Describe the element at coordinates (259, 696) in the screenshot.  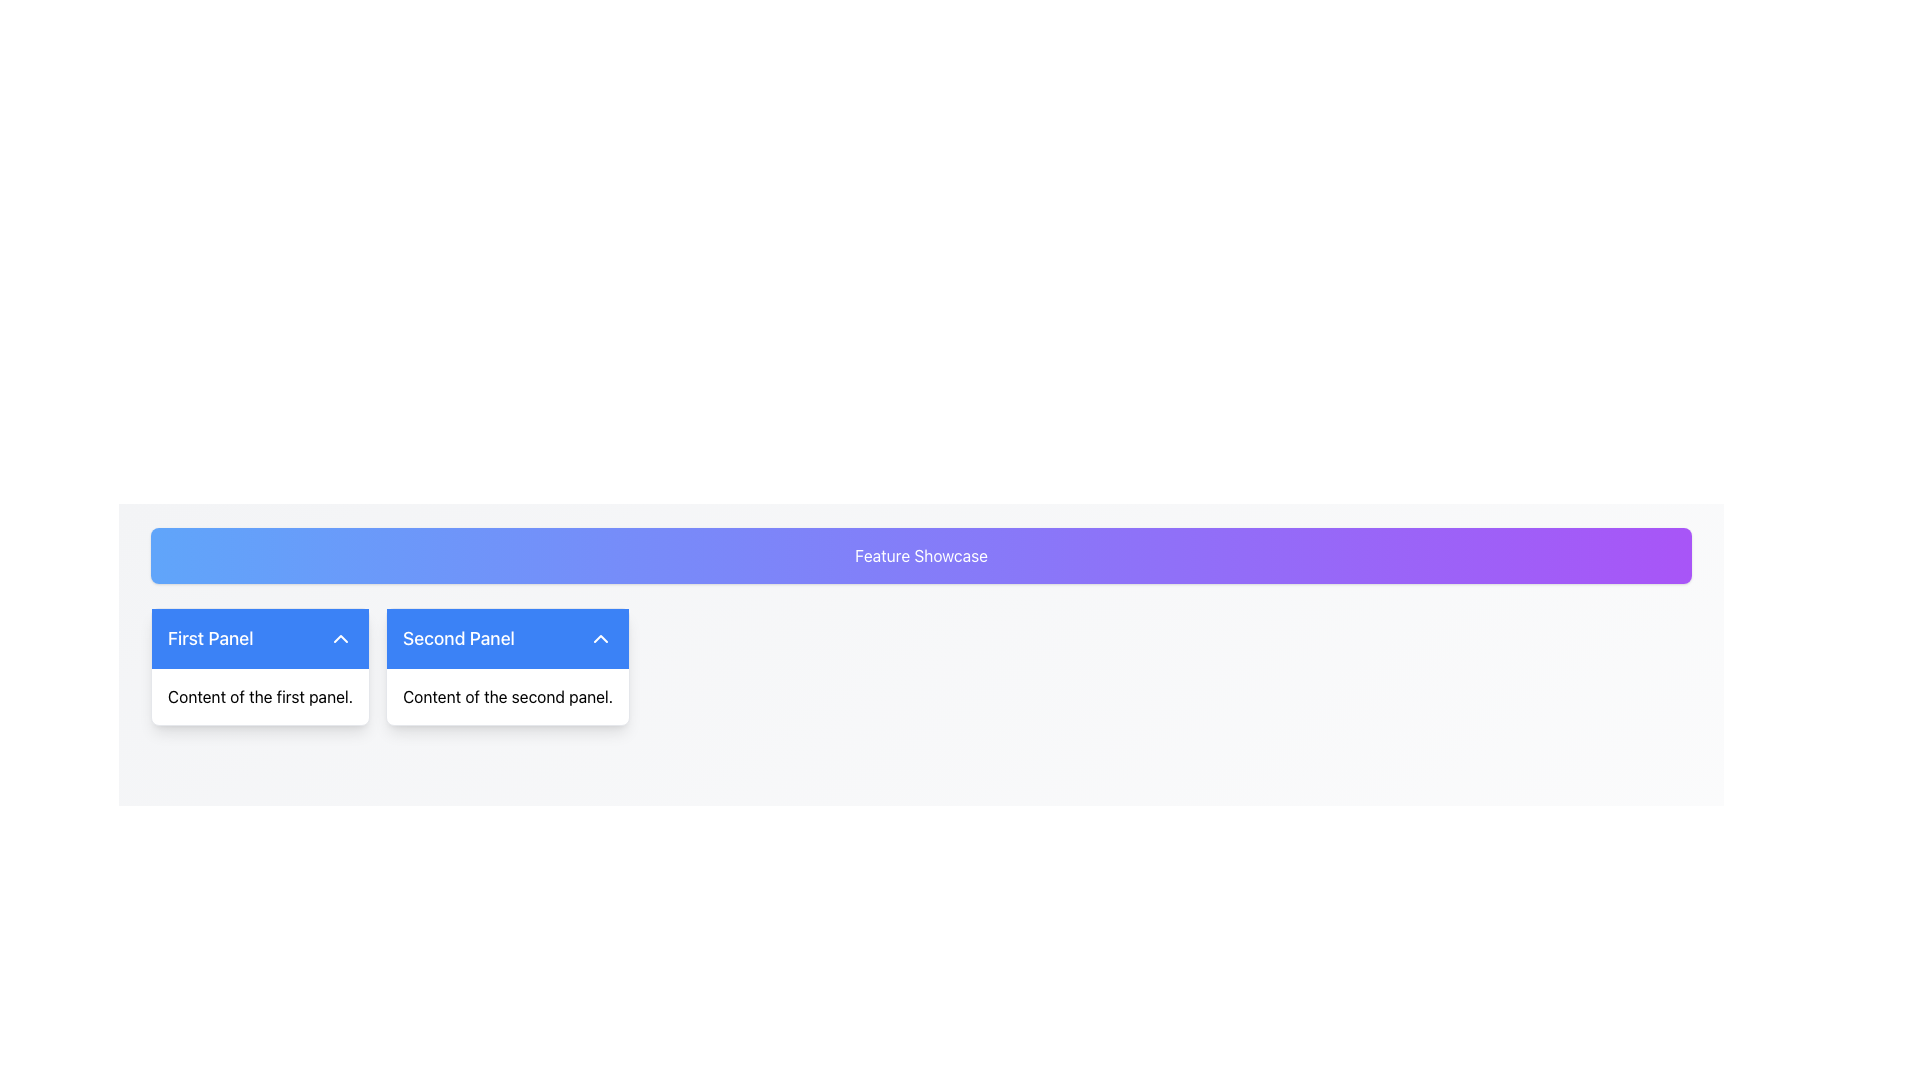
I see `the Text Display Box located below the title bar of the 'First Panel' which displays descriptive information related to the panel` at that location.